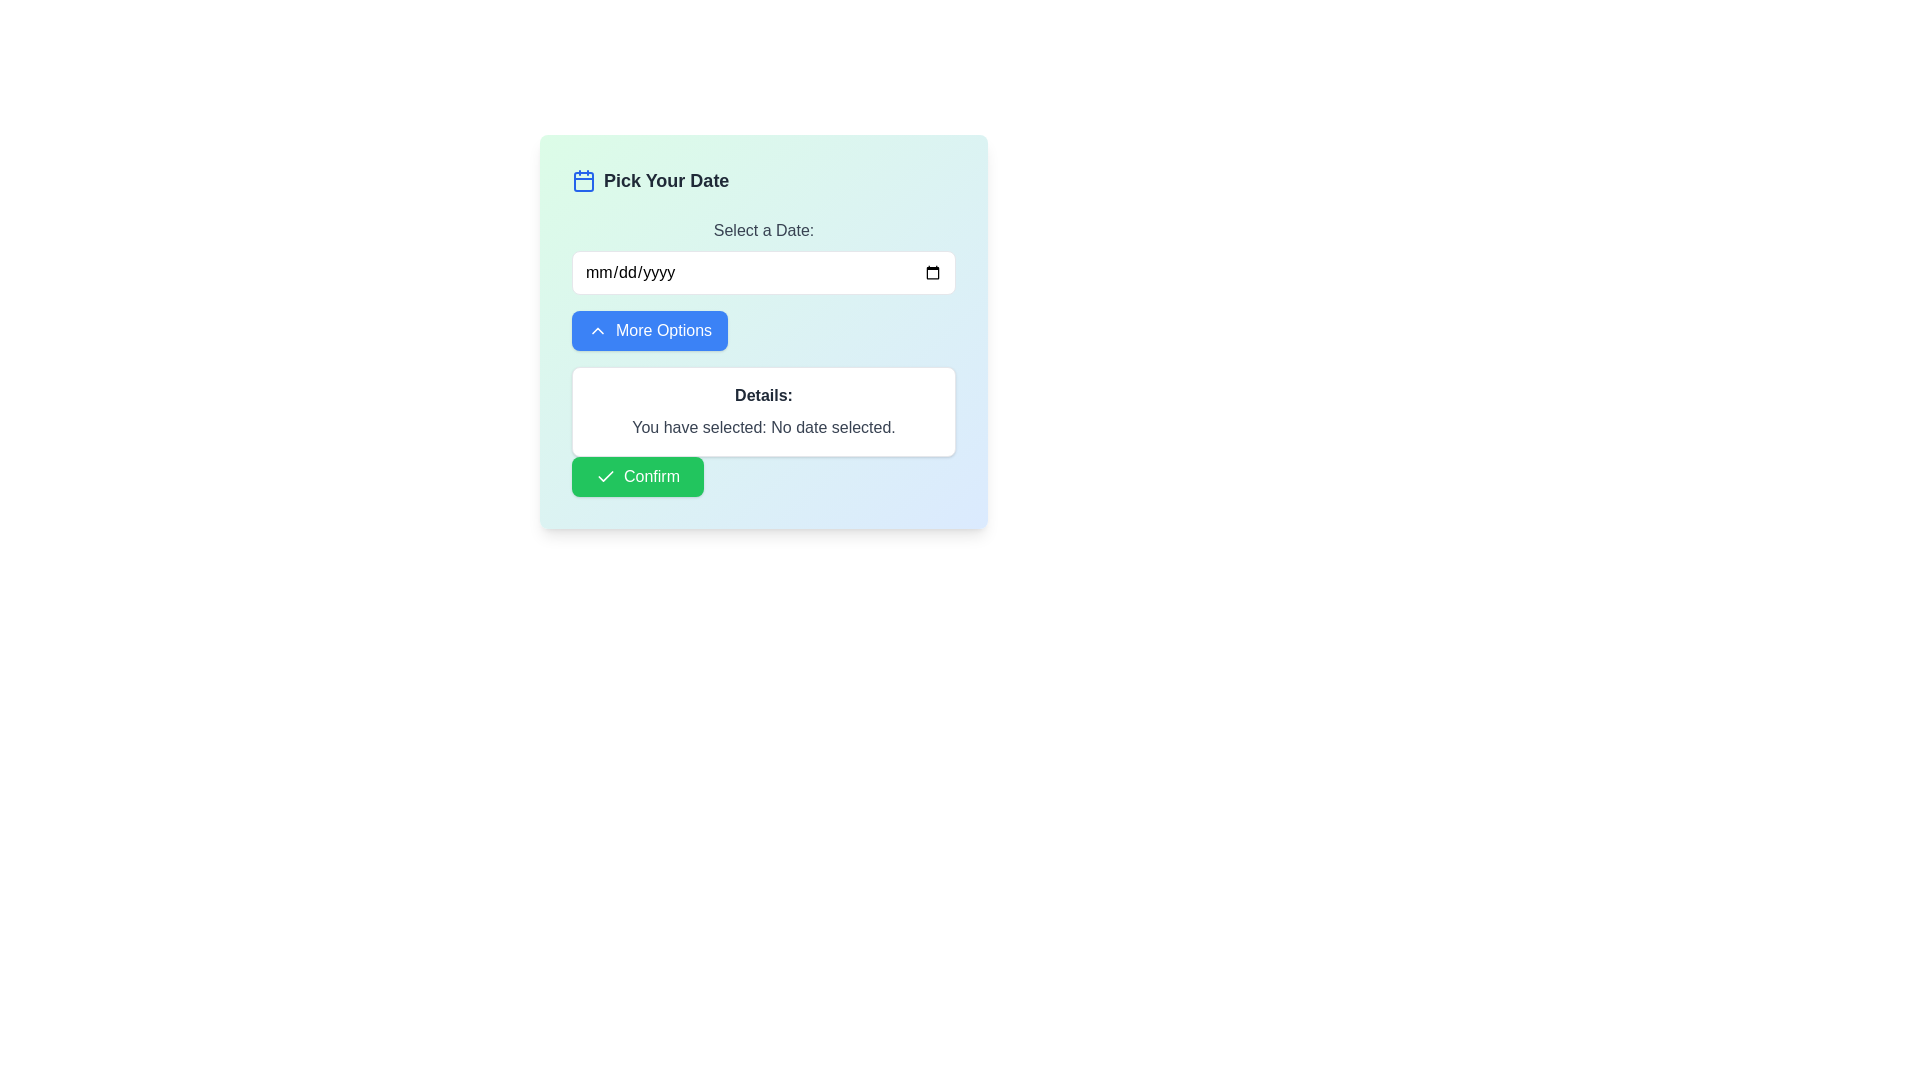 The width and height of the screenshot is (1920, 1080). What do you see at coordinates (762, 427) in the screenshot?
I see `the static text element displaying 'You have selected: No date selected.' which is located within a white box labeled 'Details:' and positioned below the 'More Options' button` at bounding box center [762, 427].